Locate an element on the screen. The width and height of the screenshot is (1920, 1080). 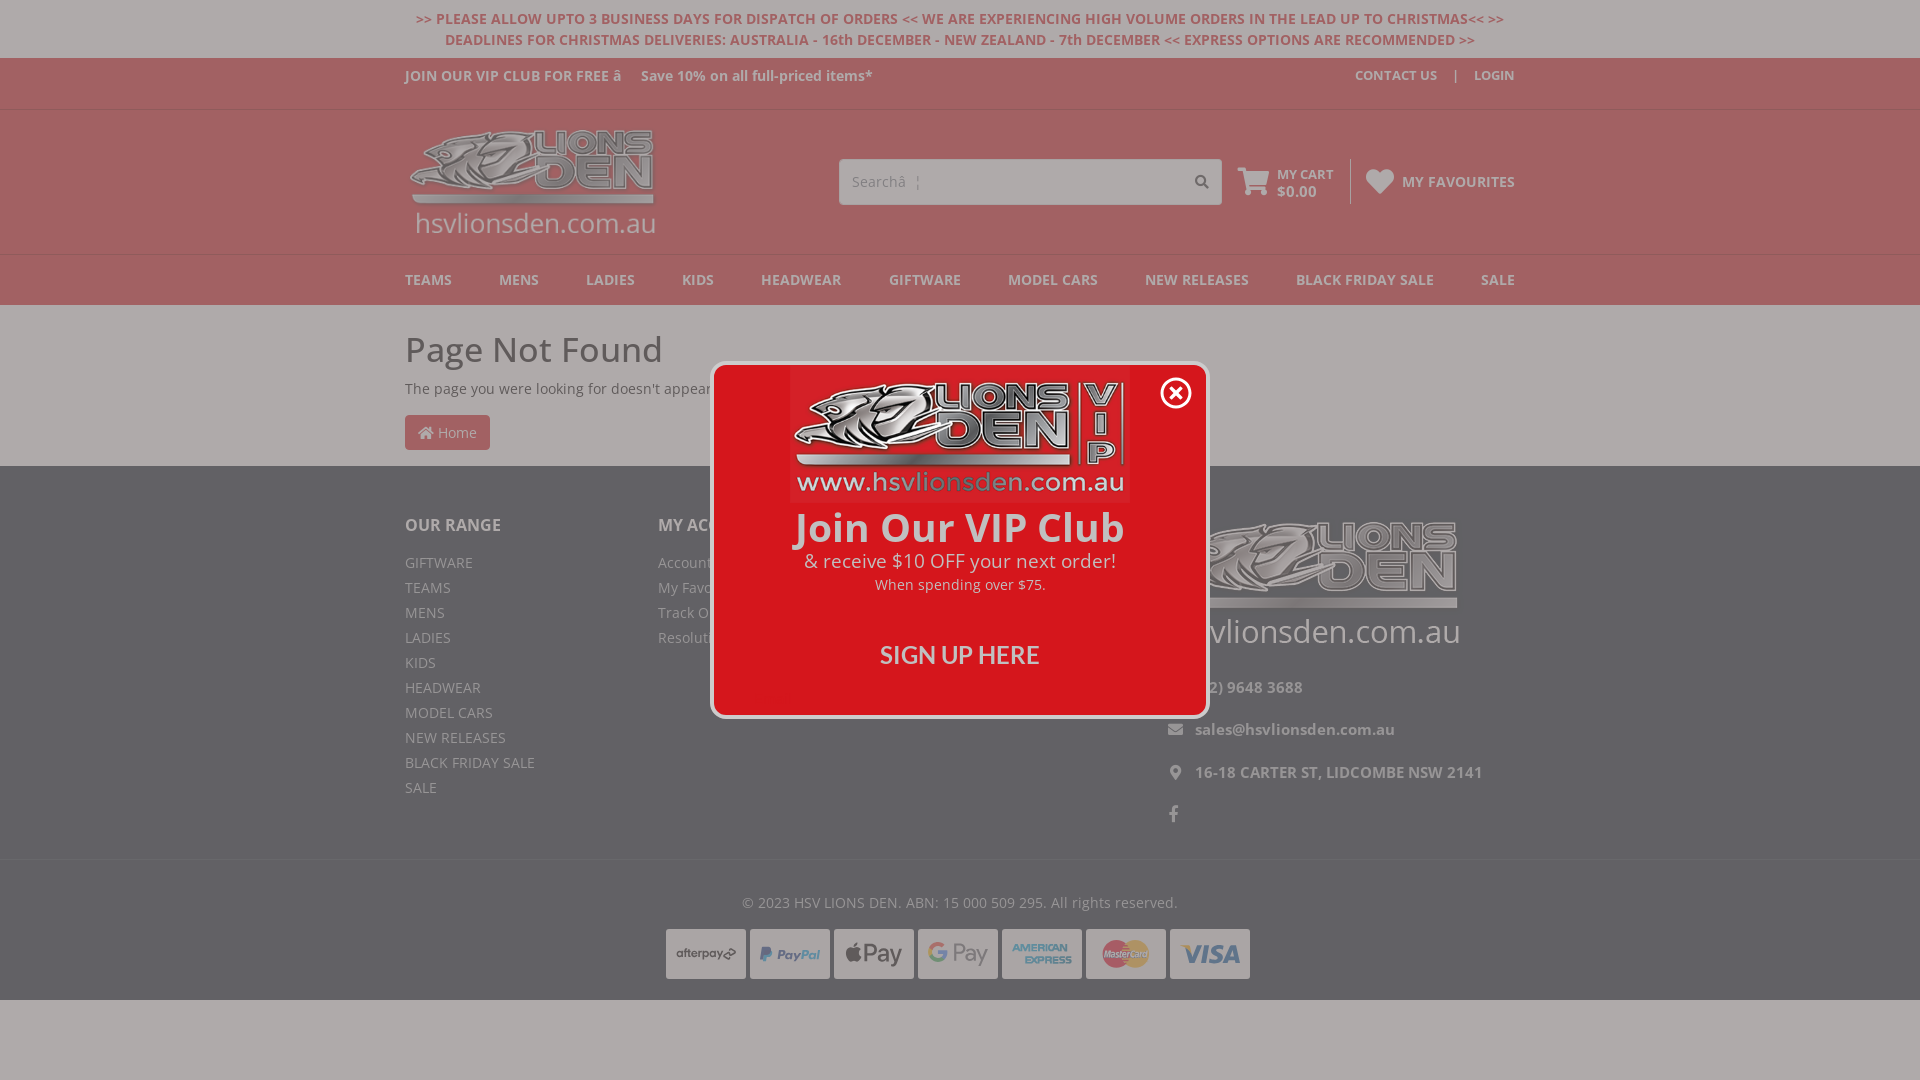
'SALE' is located at coordinates (1473, 280).